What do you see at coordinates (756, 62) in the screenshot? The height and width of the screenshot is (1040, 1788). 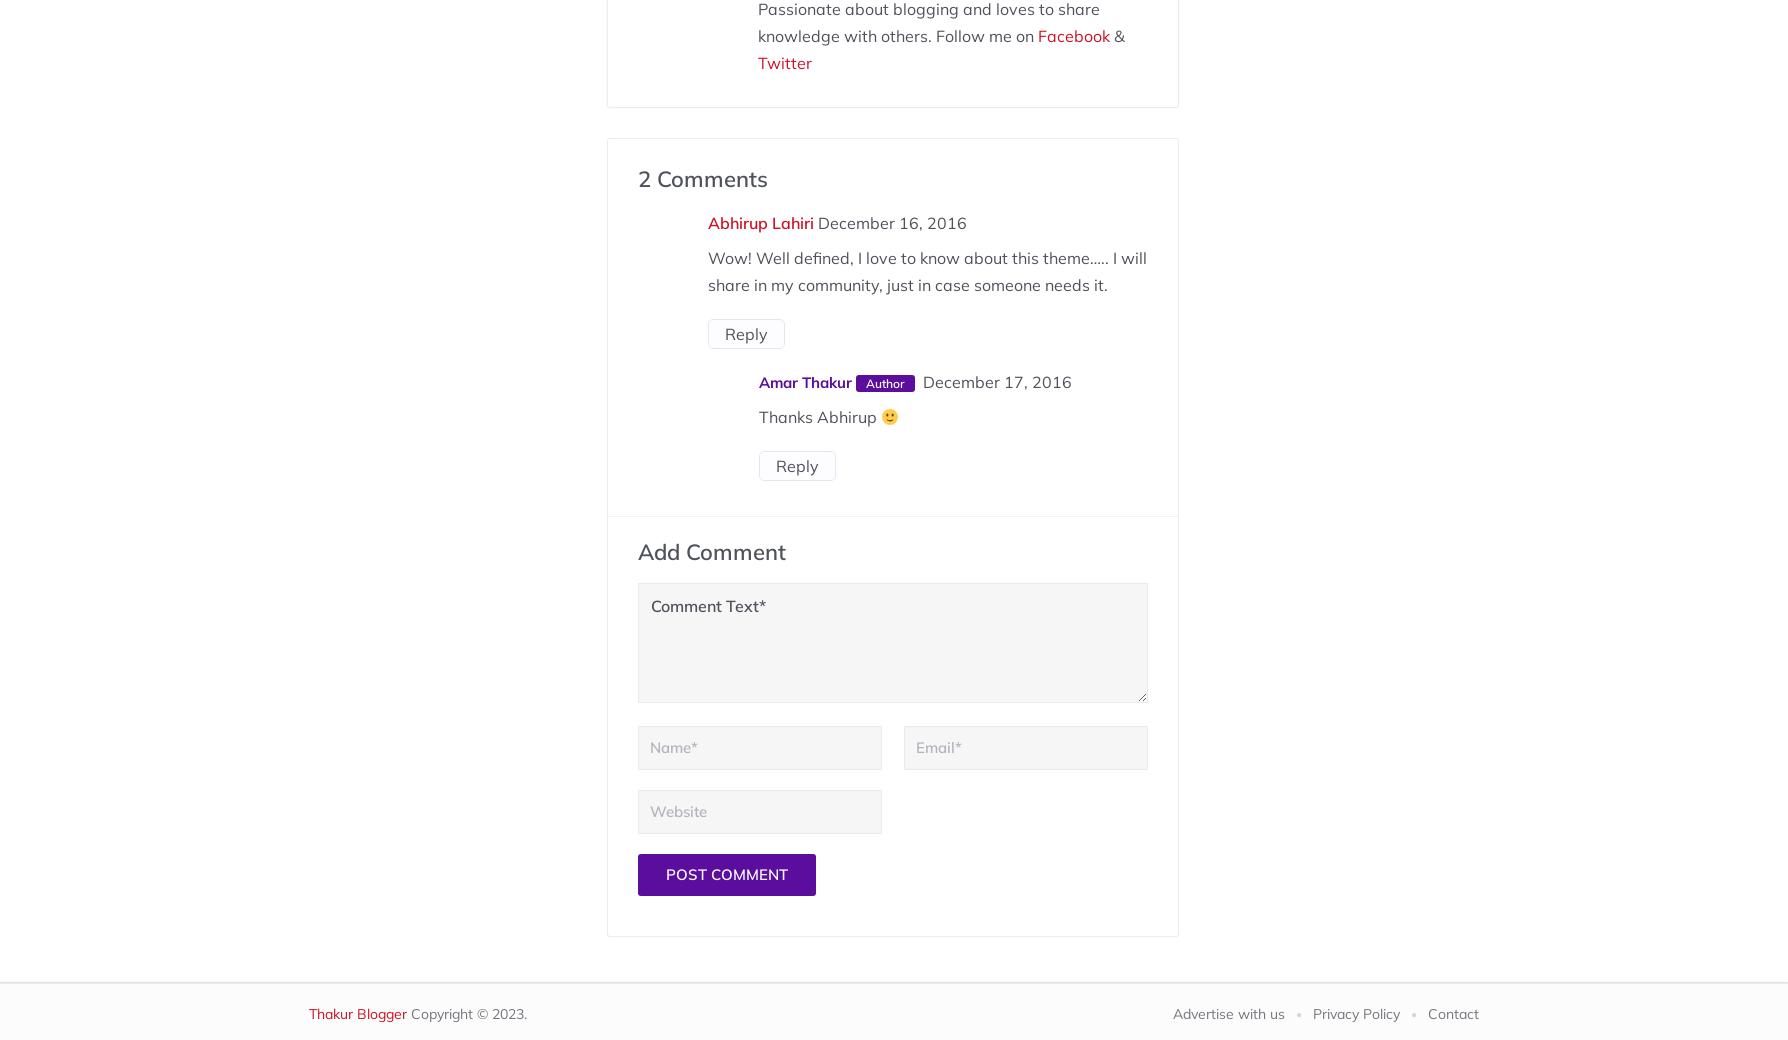 I see `'Twitter'` at bounding box center [756, 62].